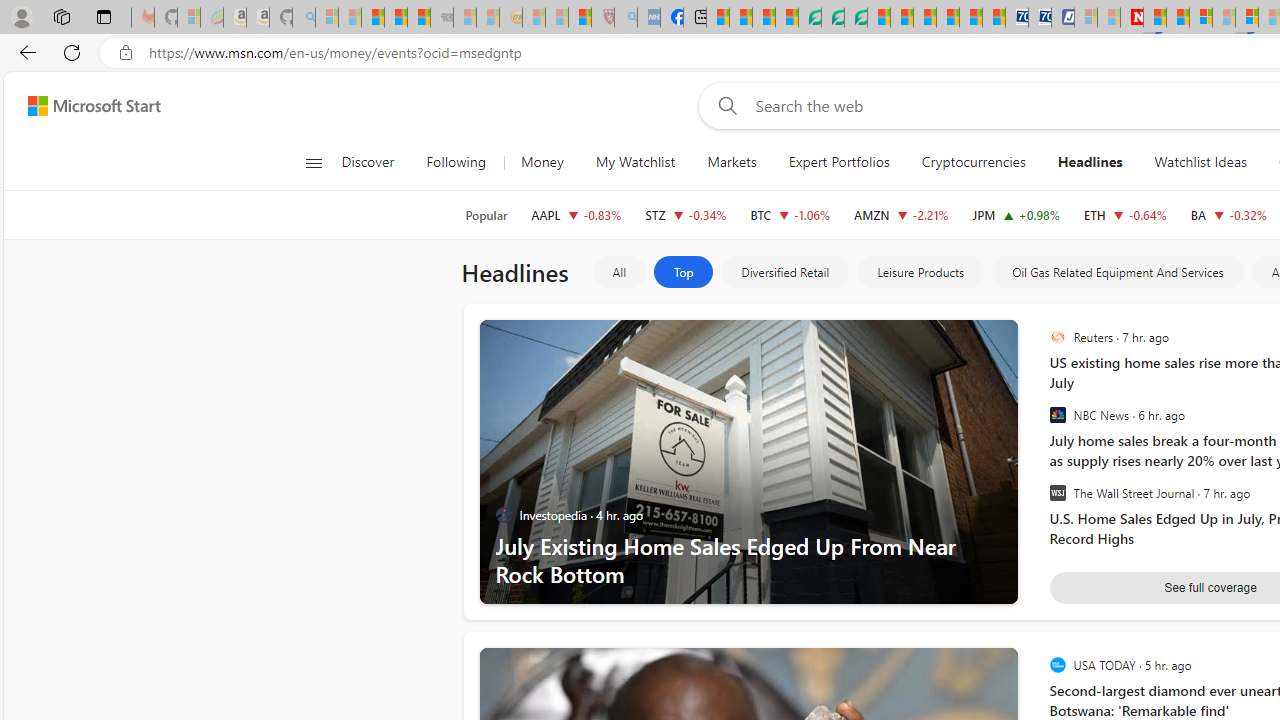  What do you see at coordinates (624, 17) in the screenshot?
I see `'list of asthma inhalers uk - Search - Sleeping'` at bounding box center [624, 17].